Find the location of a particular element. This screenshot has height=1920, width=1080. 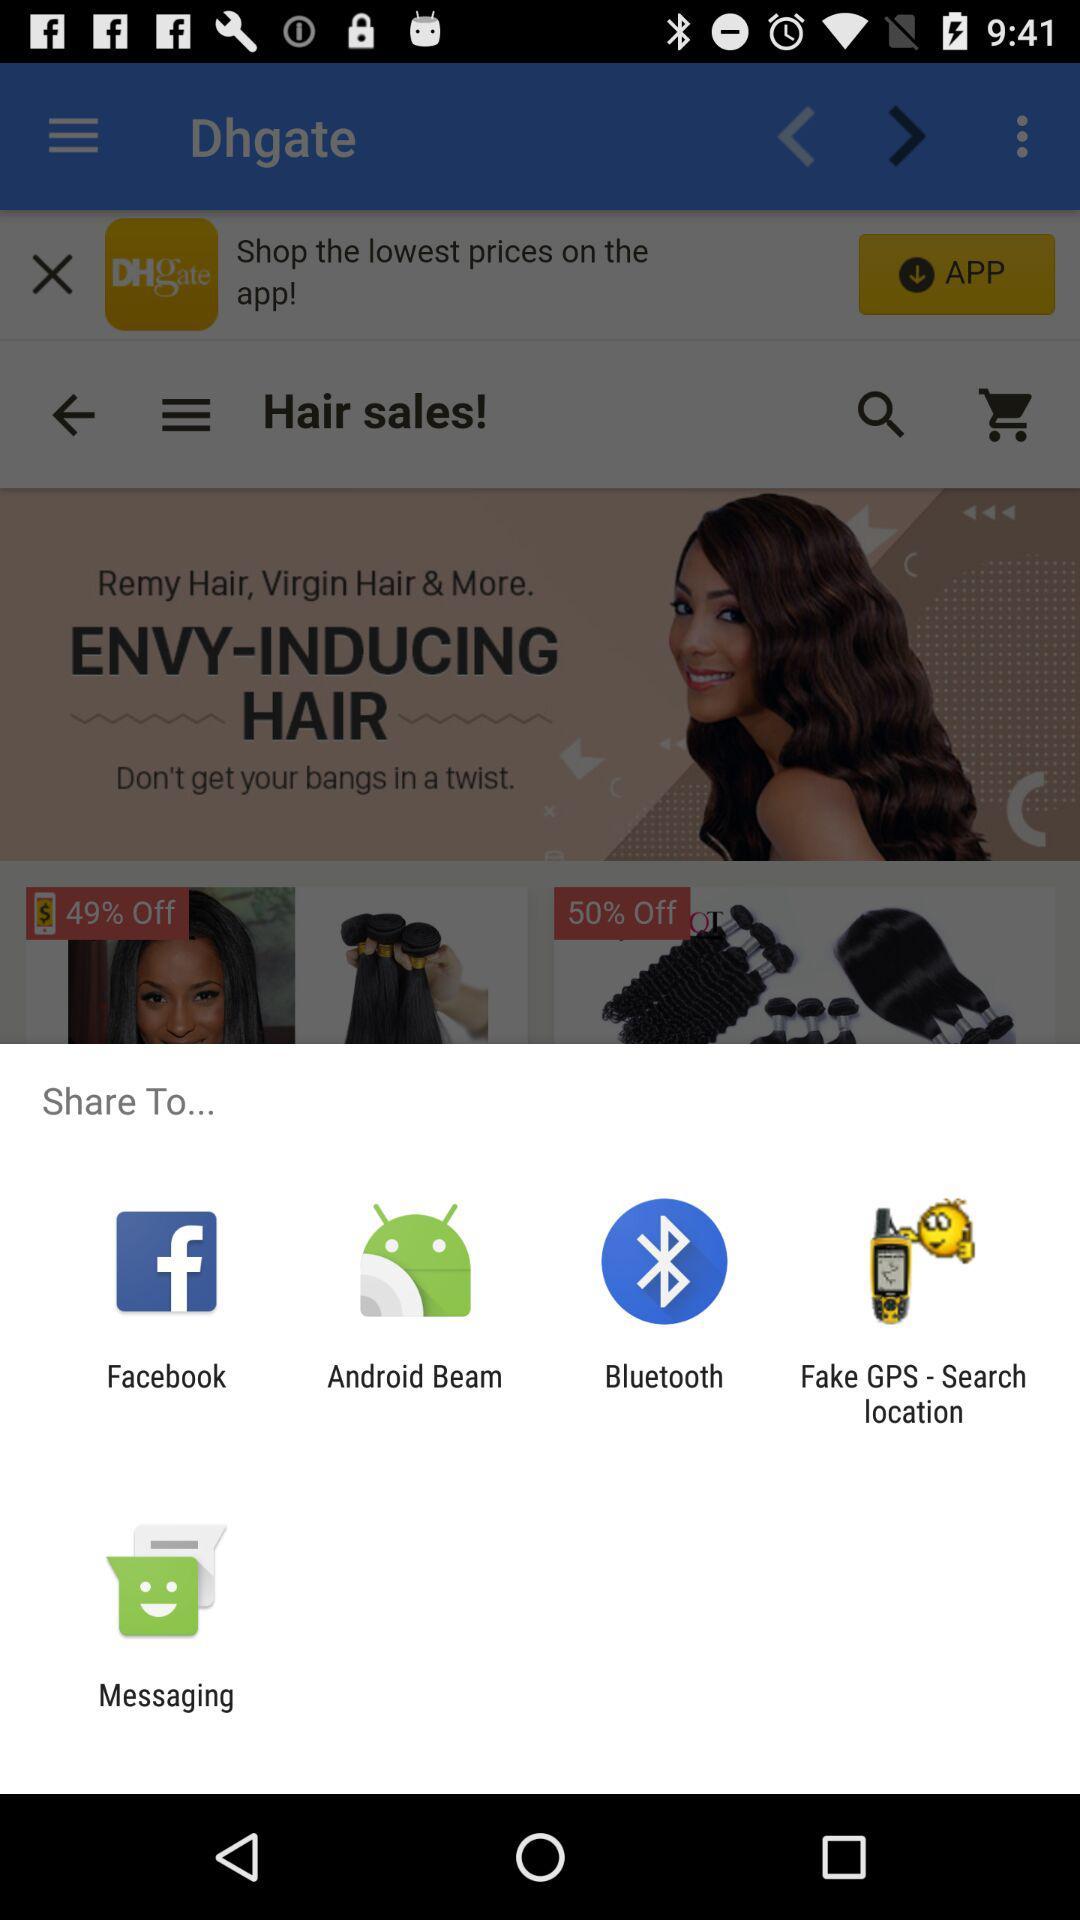

facebook is located at coordinates (165, 1392).